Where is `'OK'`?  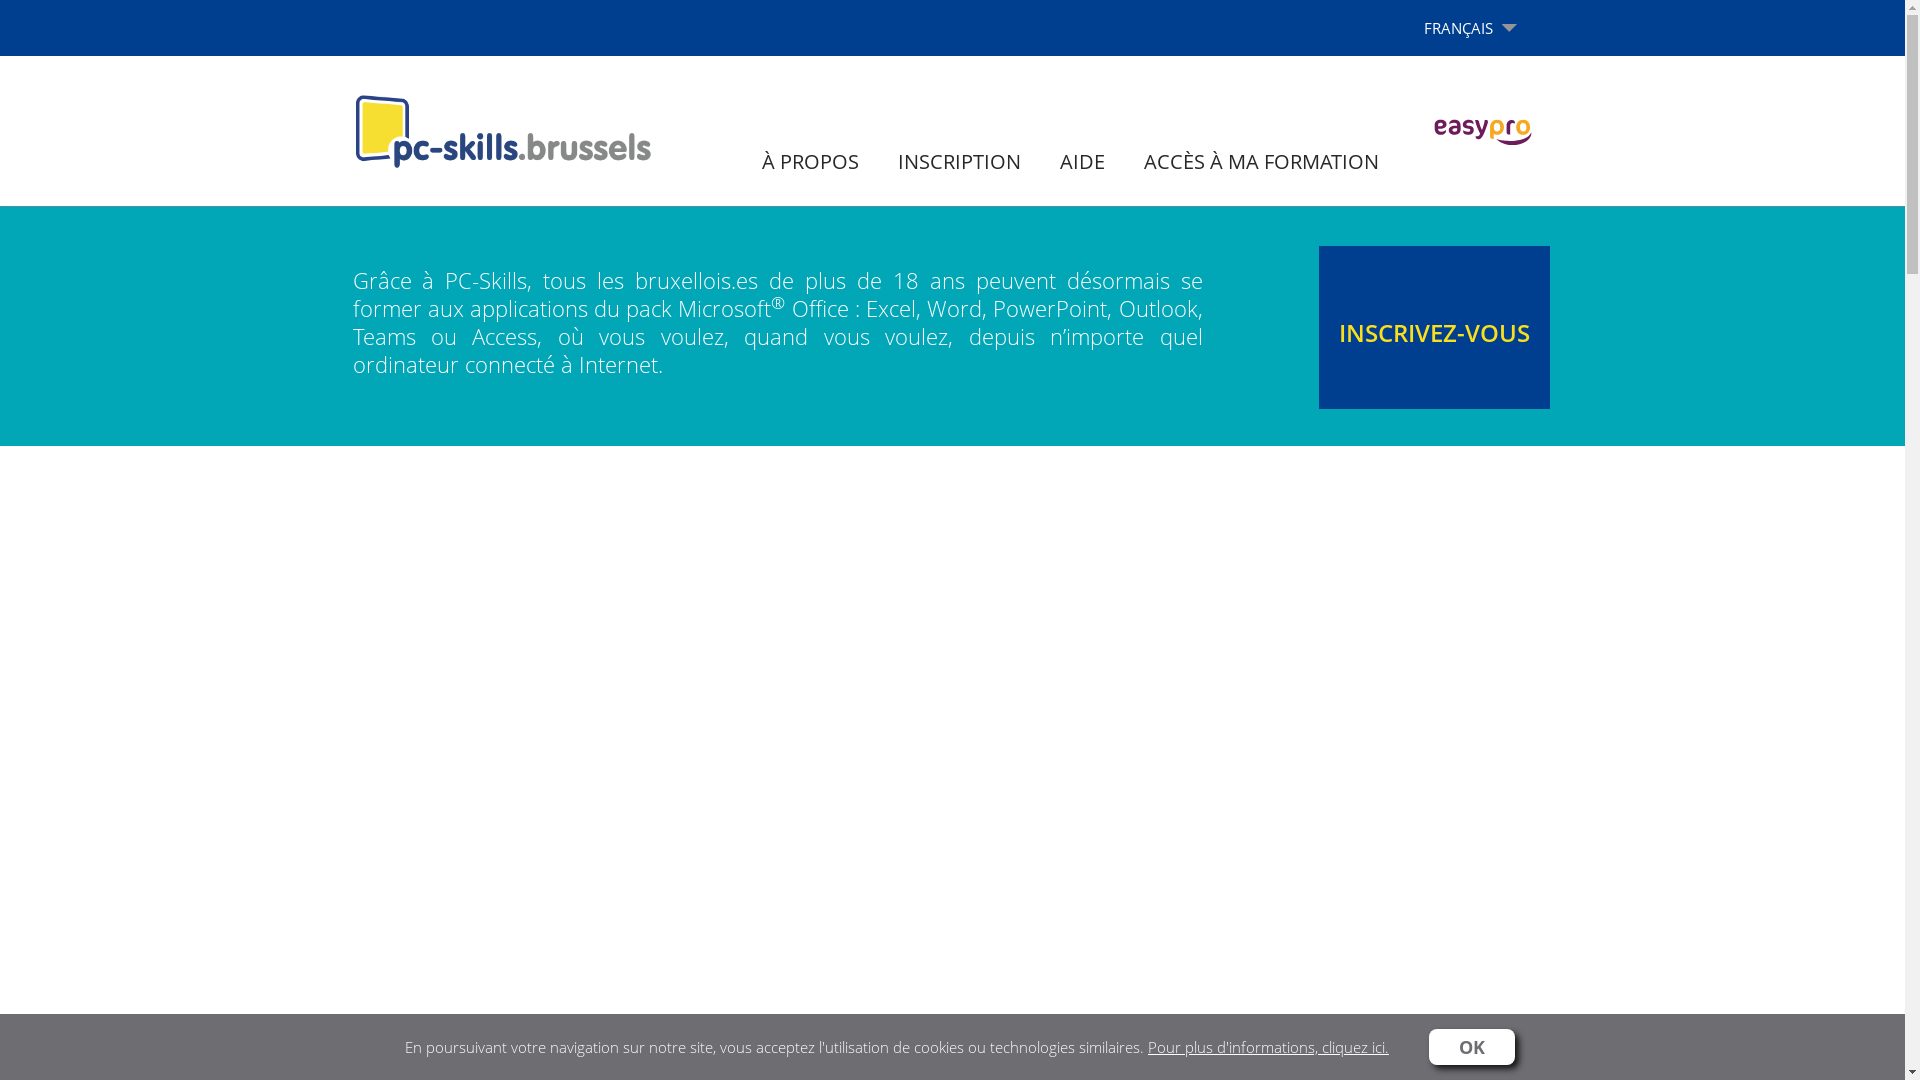
'OK' is located at coordinates (1472, 1045).